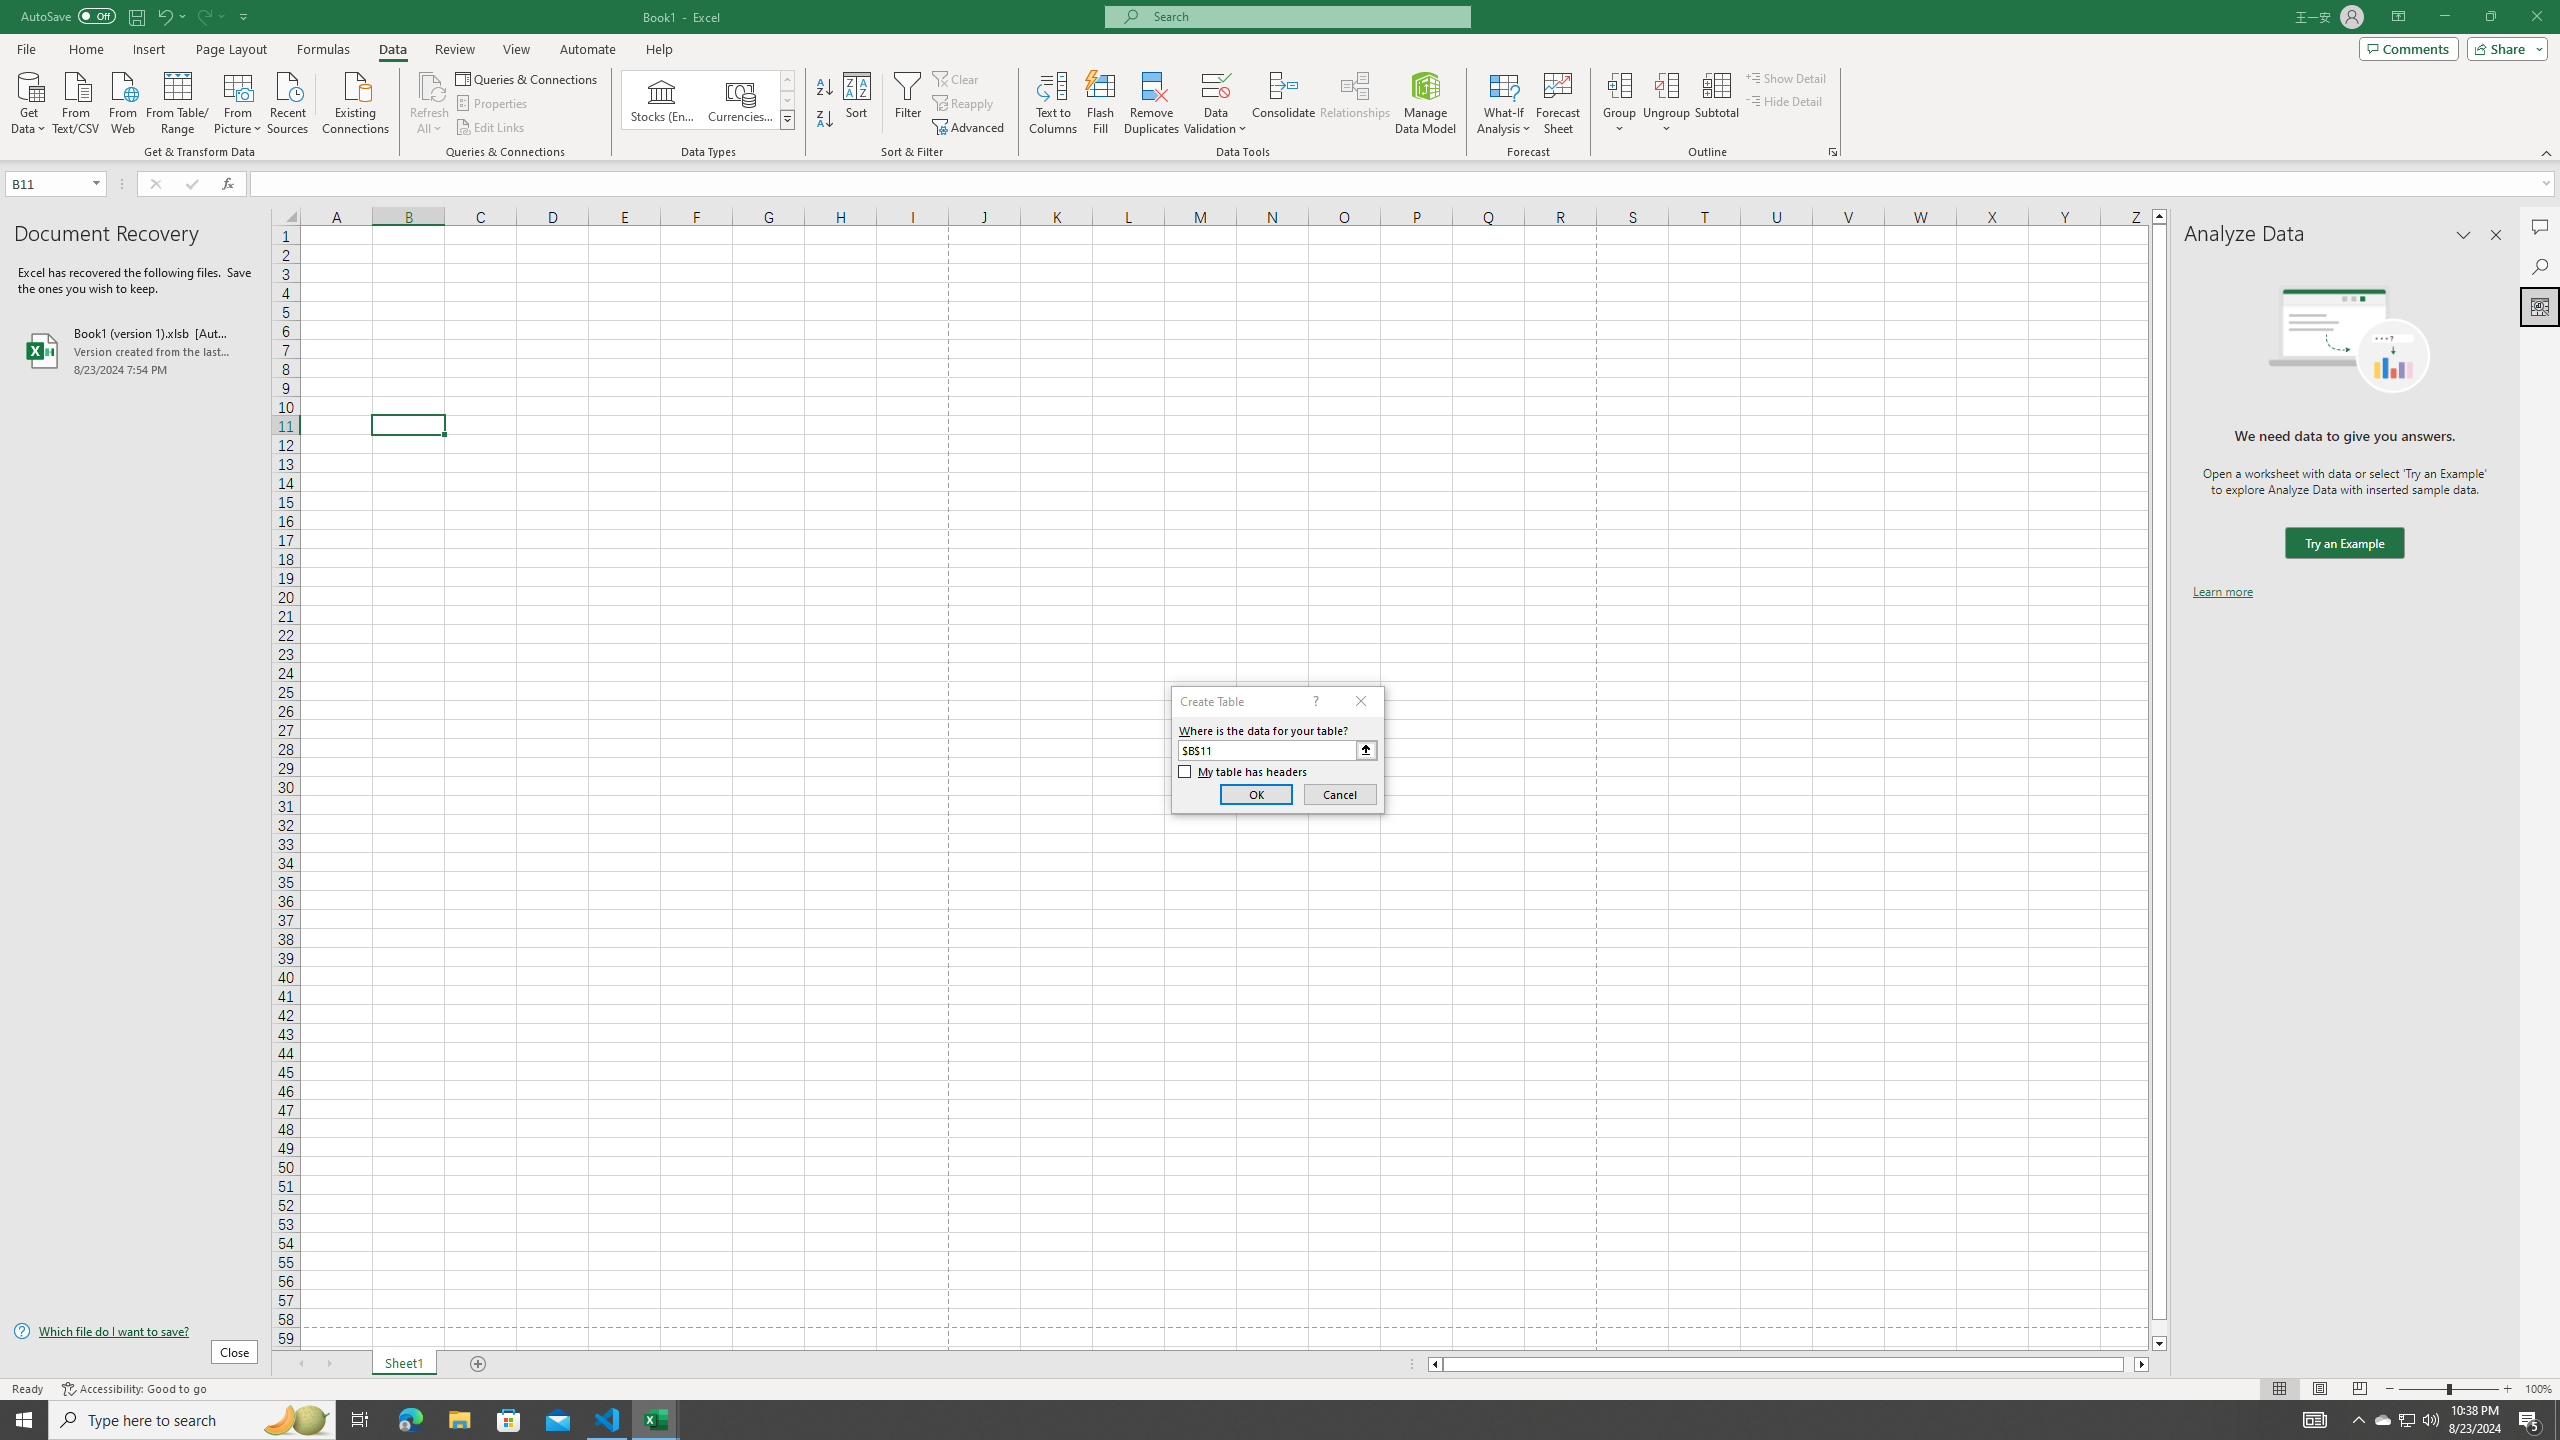 The image size is (2560, 1440). Describe the element at coordinates (824, 87) in the screenshot. I see `'Sort A to Z'` at that location.